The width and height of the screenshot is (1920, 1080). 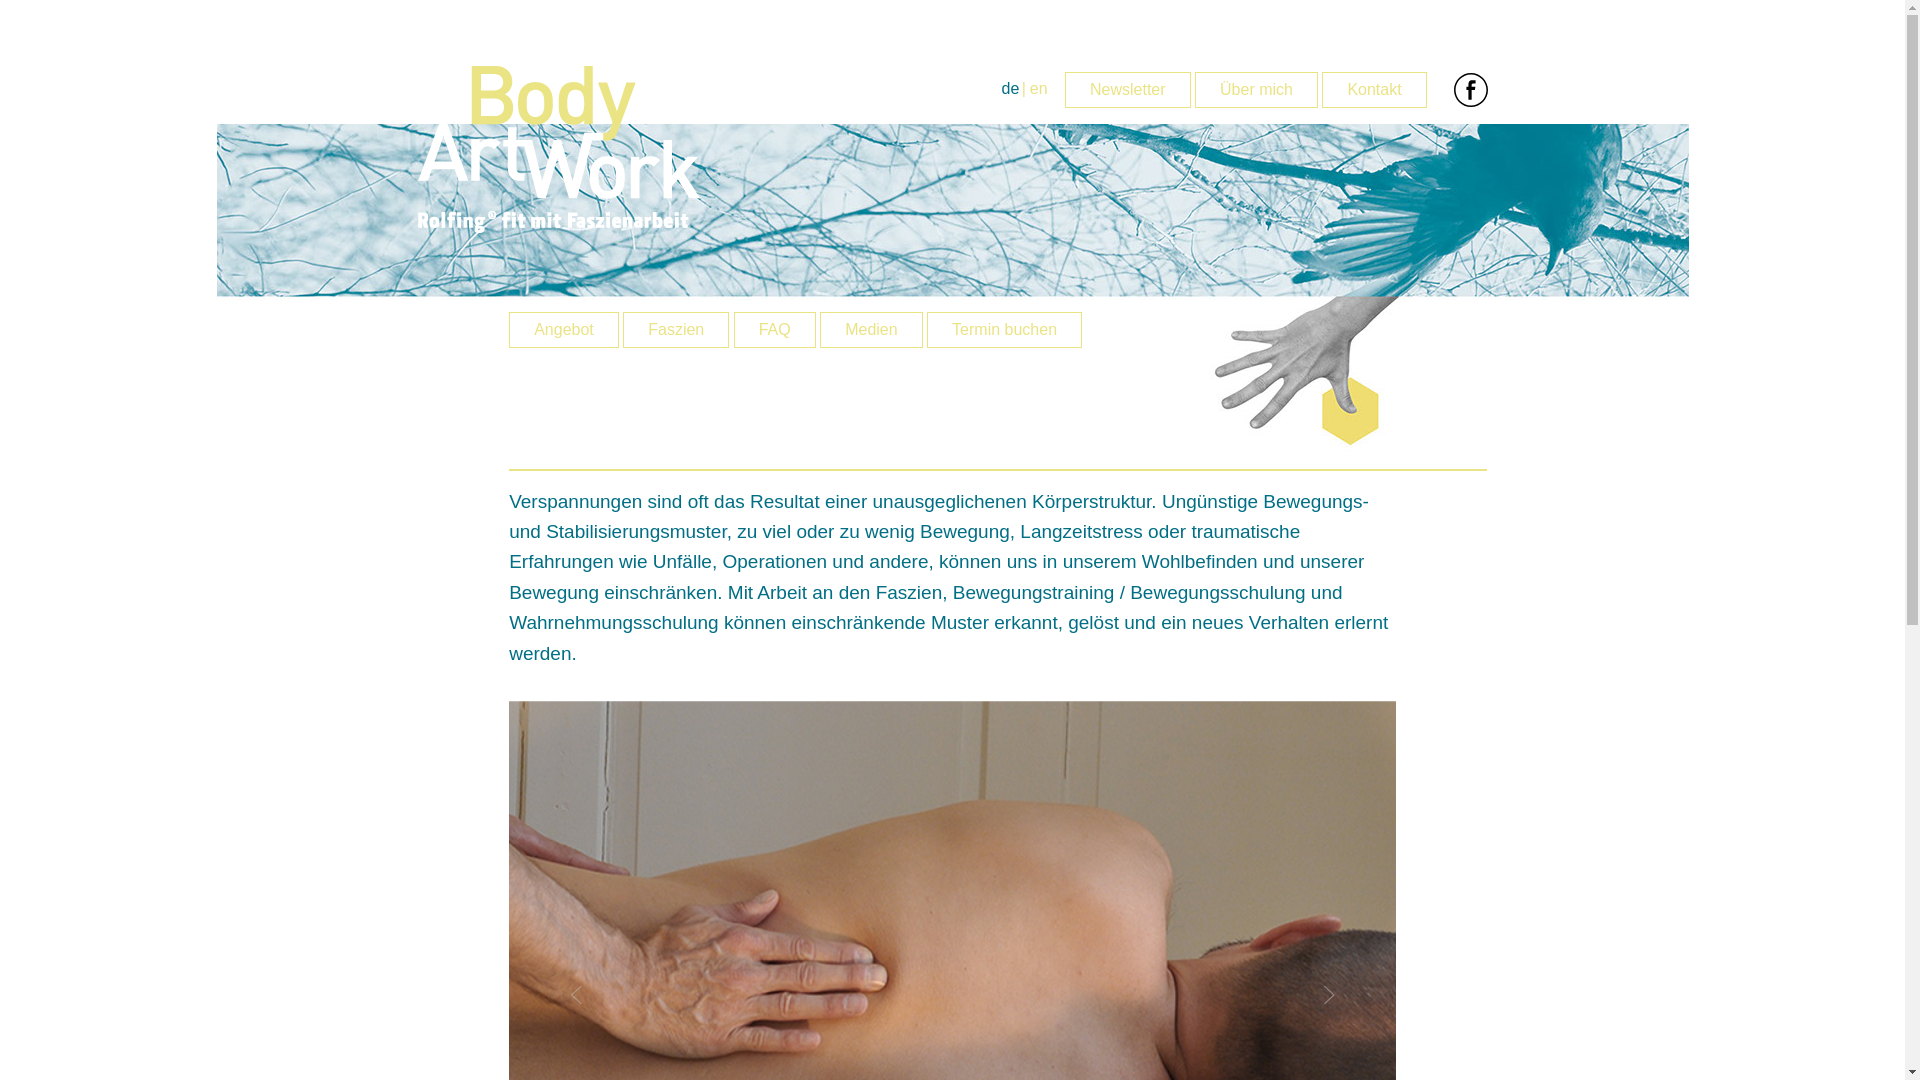 I want to click on 'Medien', so click(x=870, y=329).